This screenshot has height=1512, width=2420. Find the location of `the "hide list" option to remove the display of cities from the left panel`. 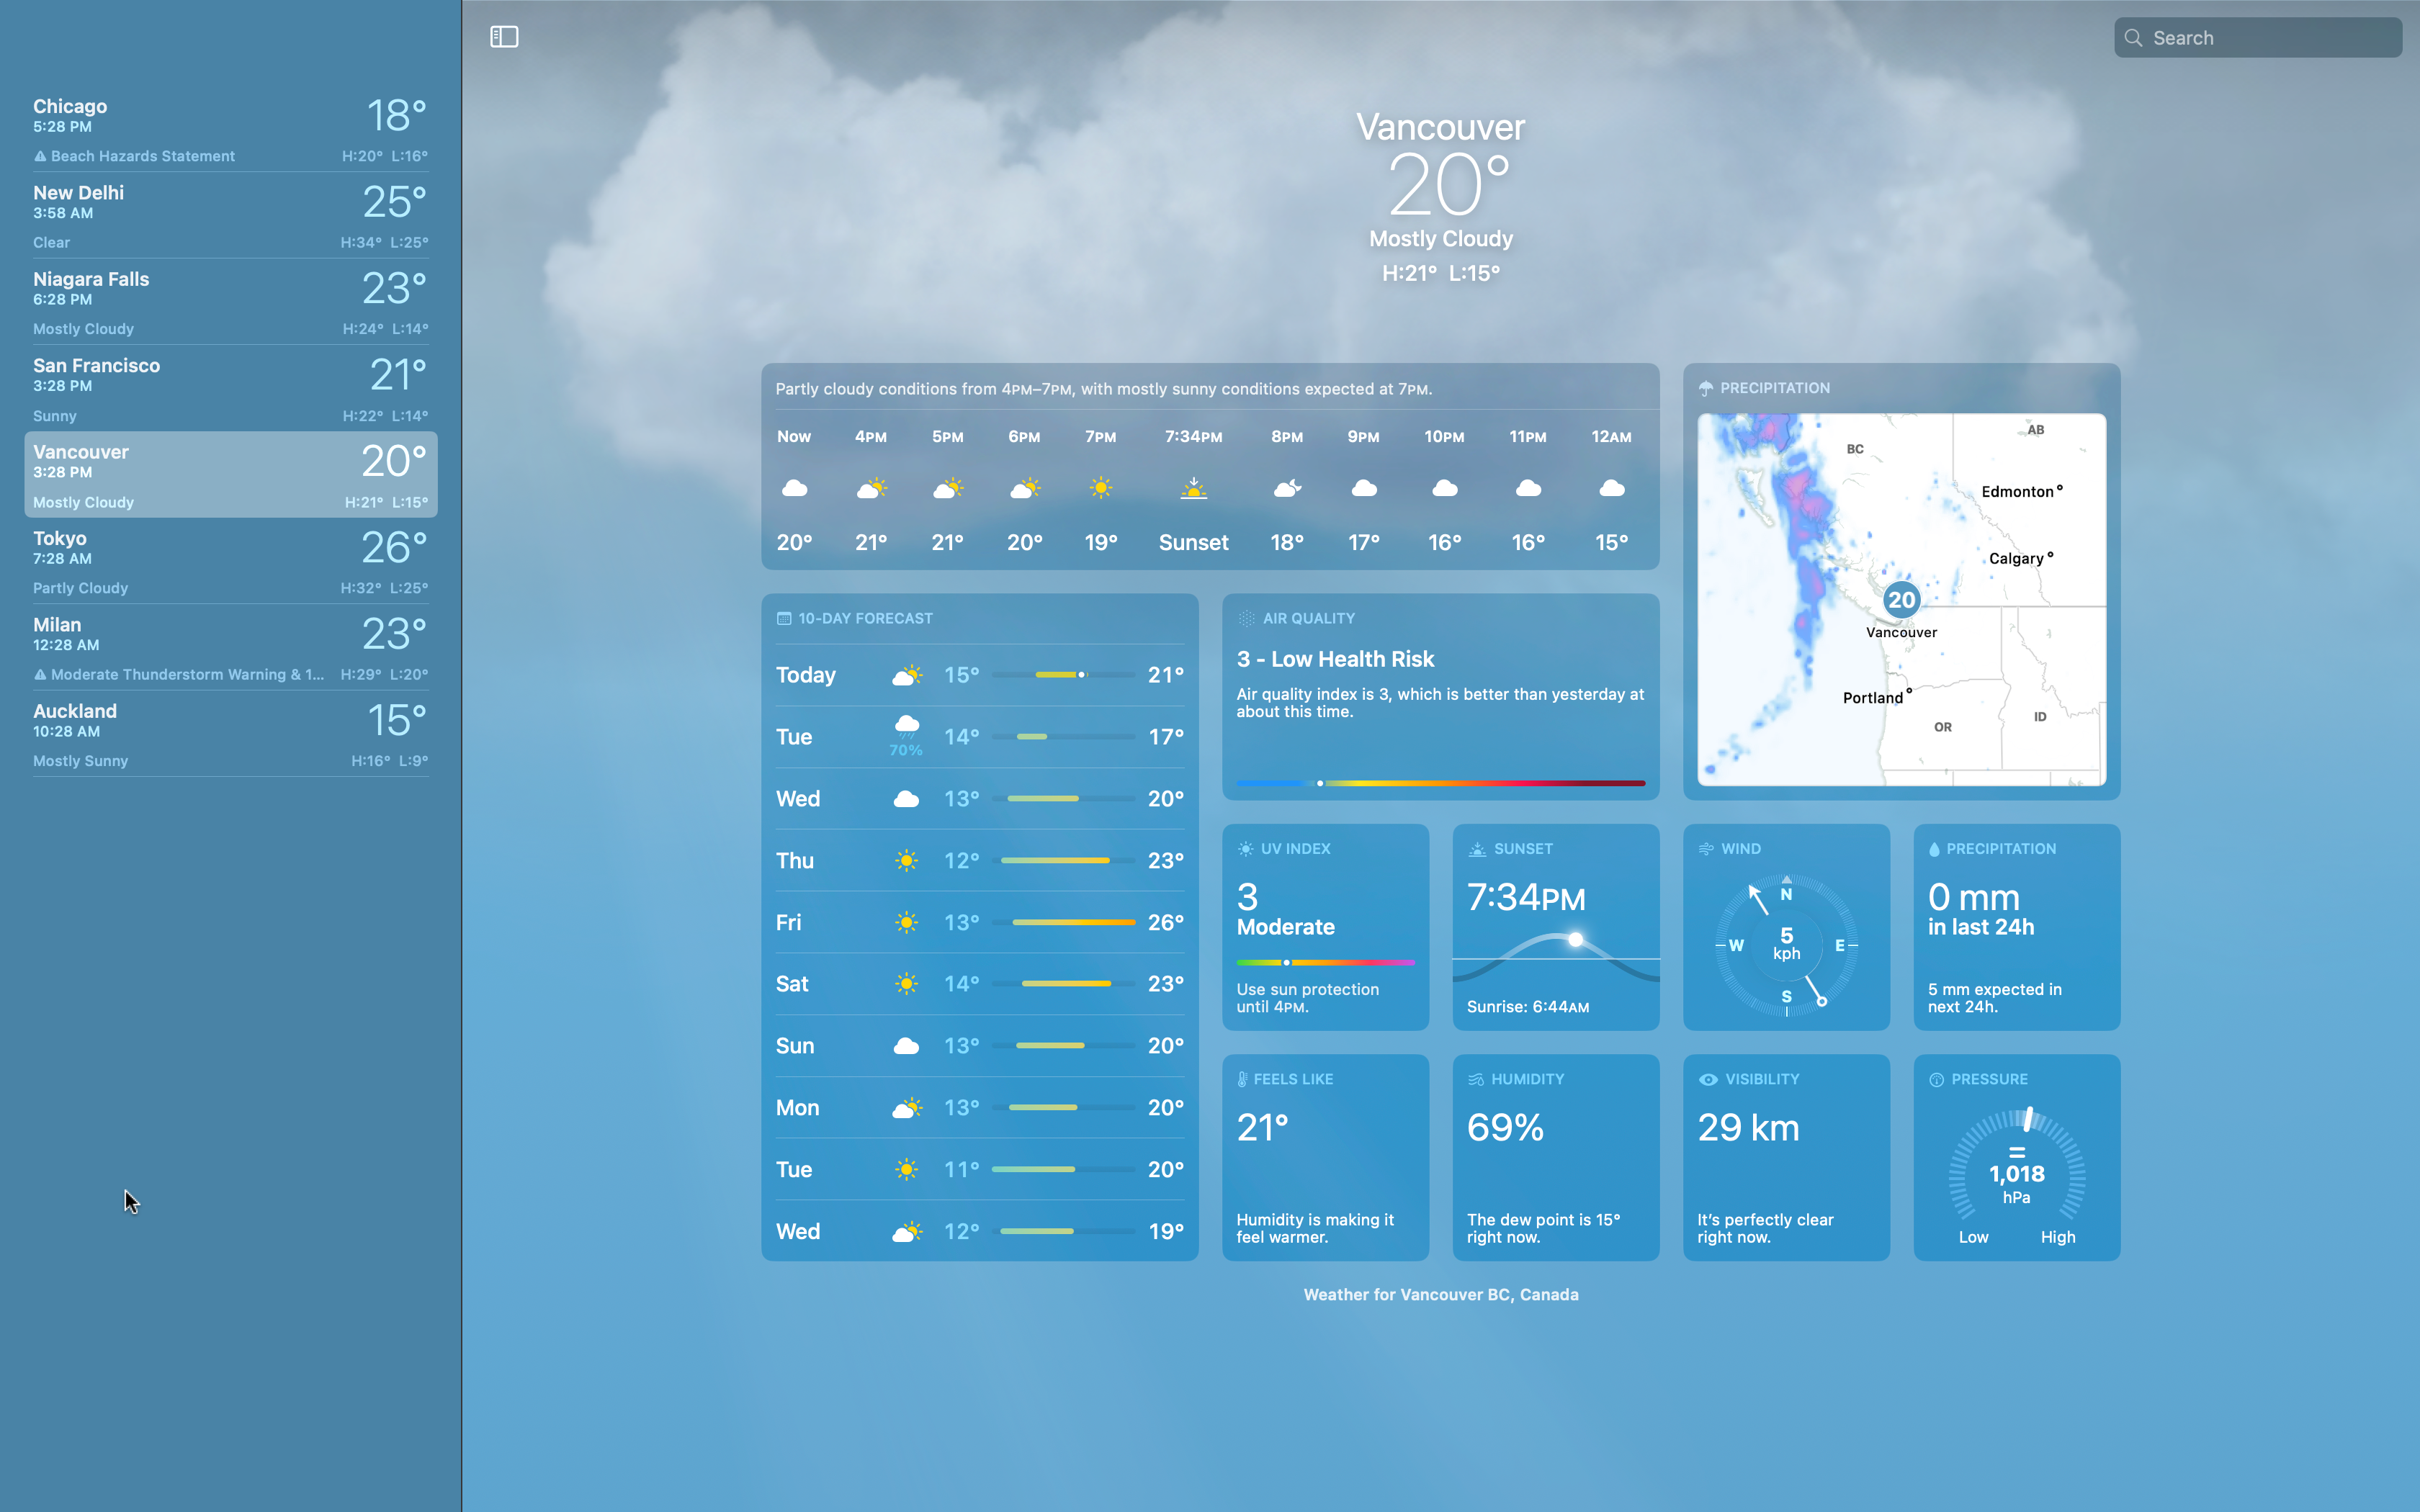

the "hide list" option to remove the display of cities from the left panel is located at coordinates (504, 35).